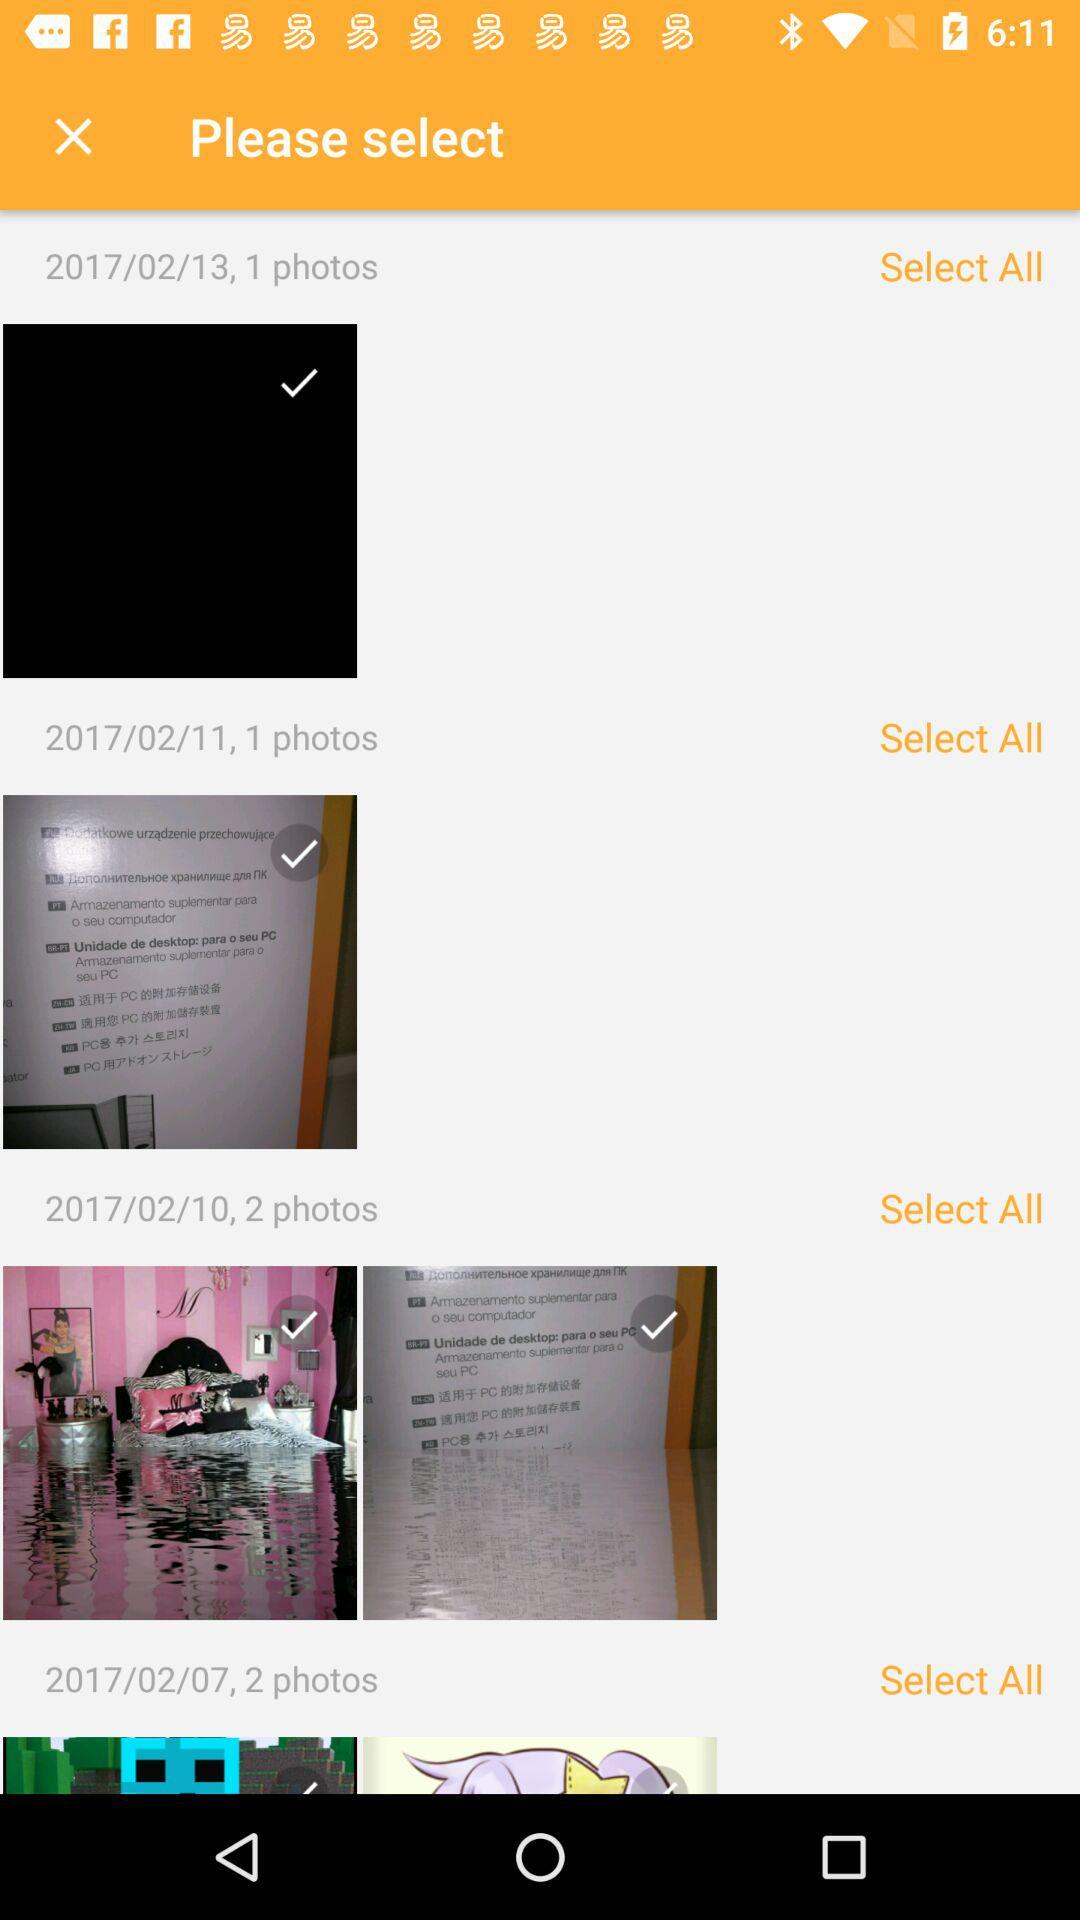 The width and height of the screenshot is (1080, 1920). I want to click on selected picture, so click(180, 500).